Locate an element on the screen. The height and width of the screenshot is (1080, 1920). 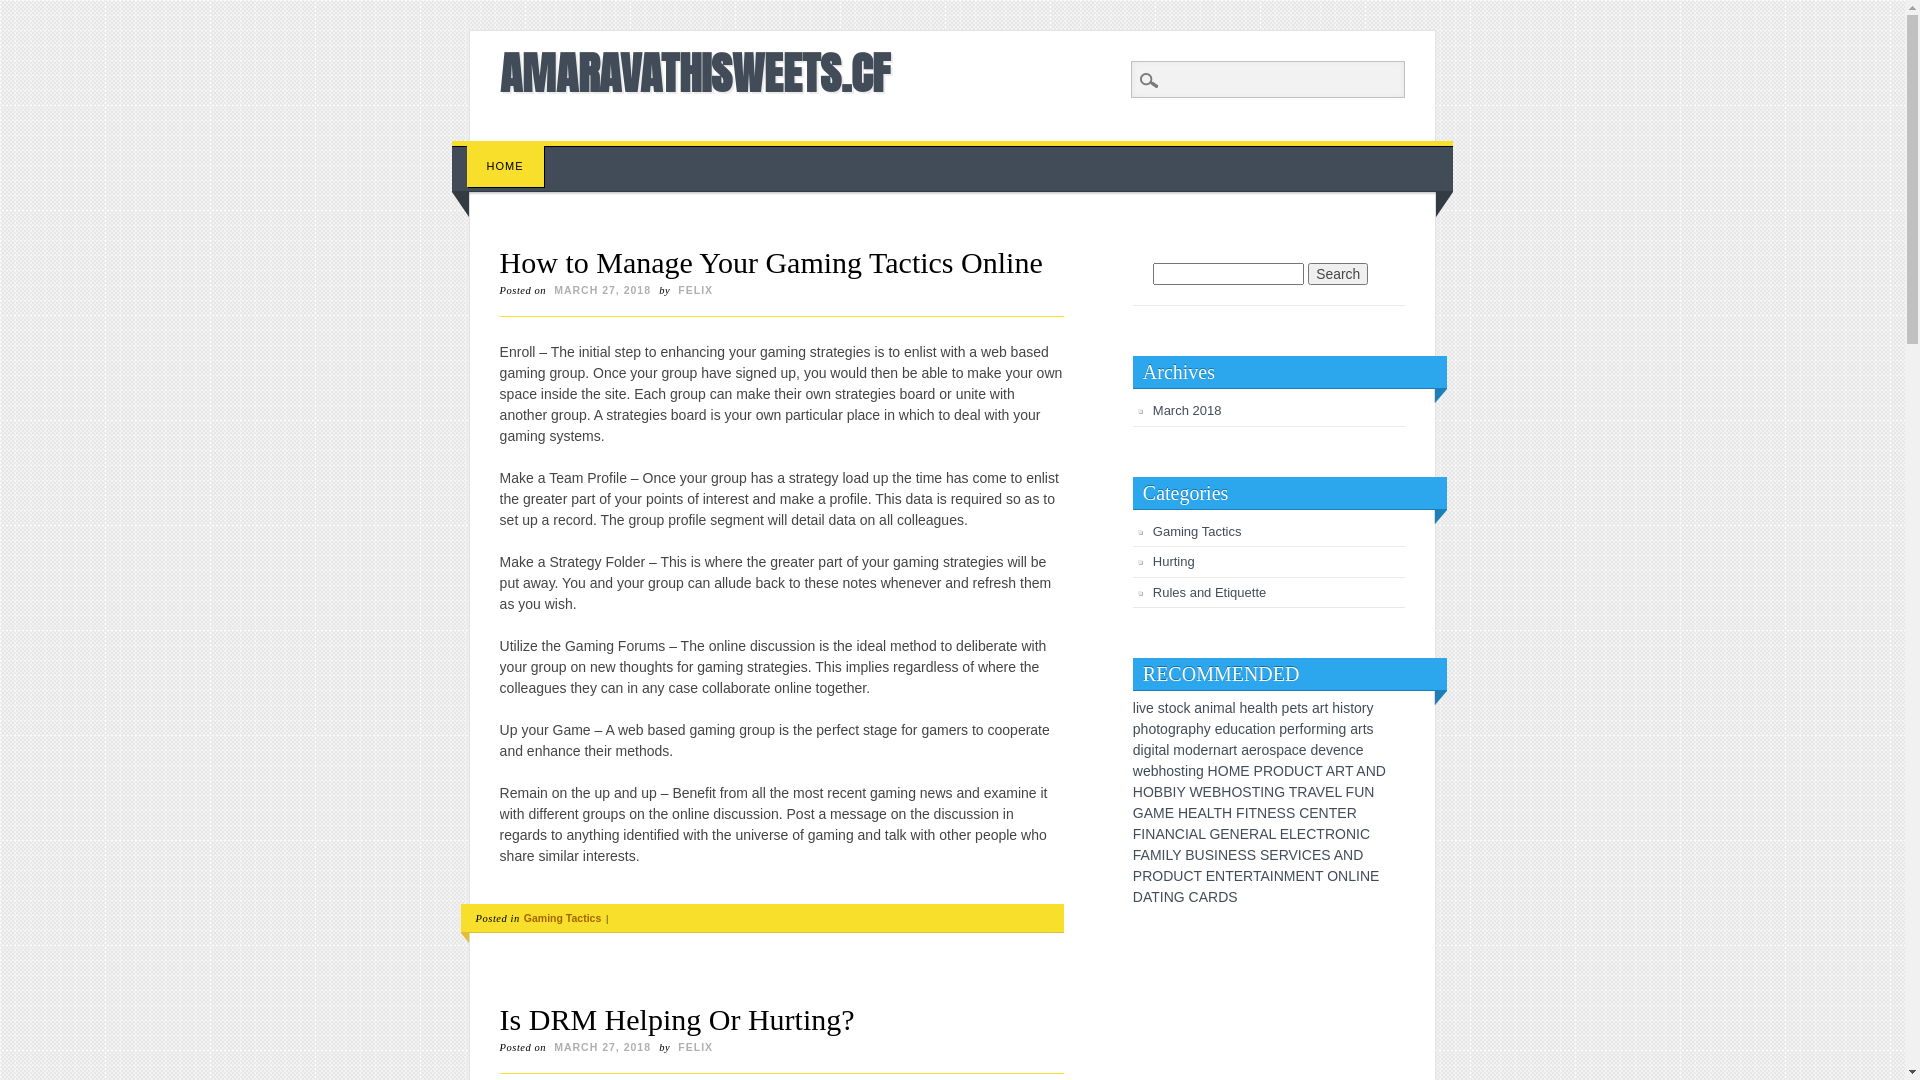
'r' is located at coordinates (1209, 749).